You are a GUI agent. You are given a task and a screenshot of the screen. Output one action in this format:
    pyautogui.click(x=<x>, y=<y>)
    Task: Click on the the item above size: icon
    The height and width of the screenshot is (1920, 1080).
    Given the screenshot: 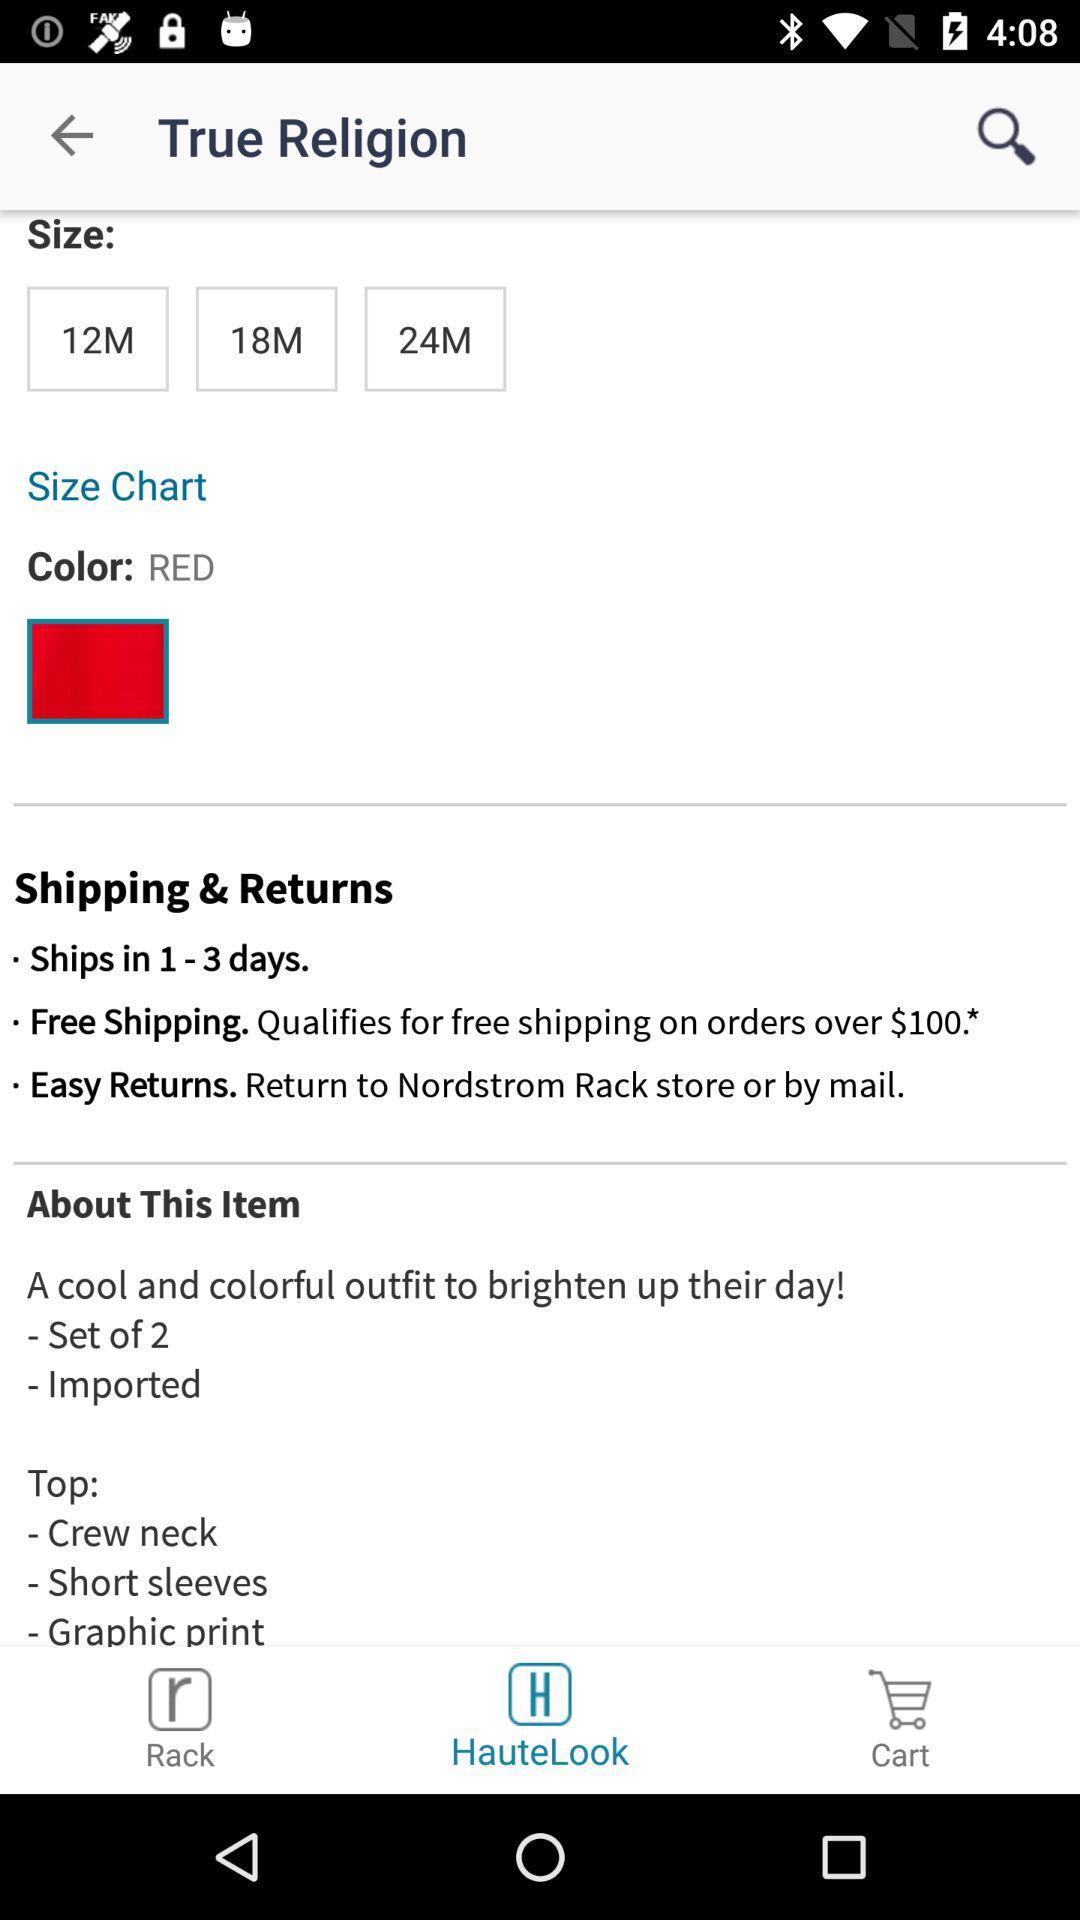 What is the action you would take?
    pyautogui.click(x=72, y=135)
    